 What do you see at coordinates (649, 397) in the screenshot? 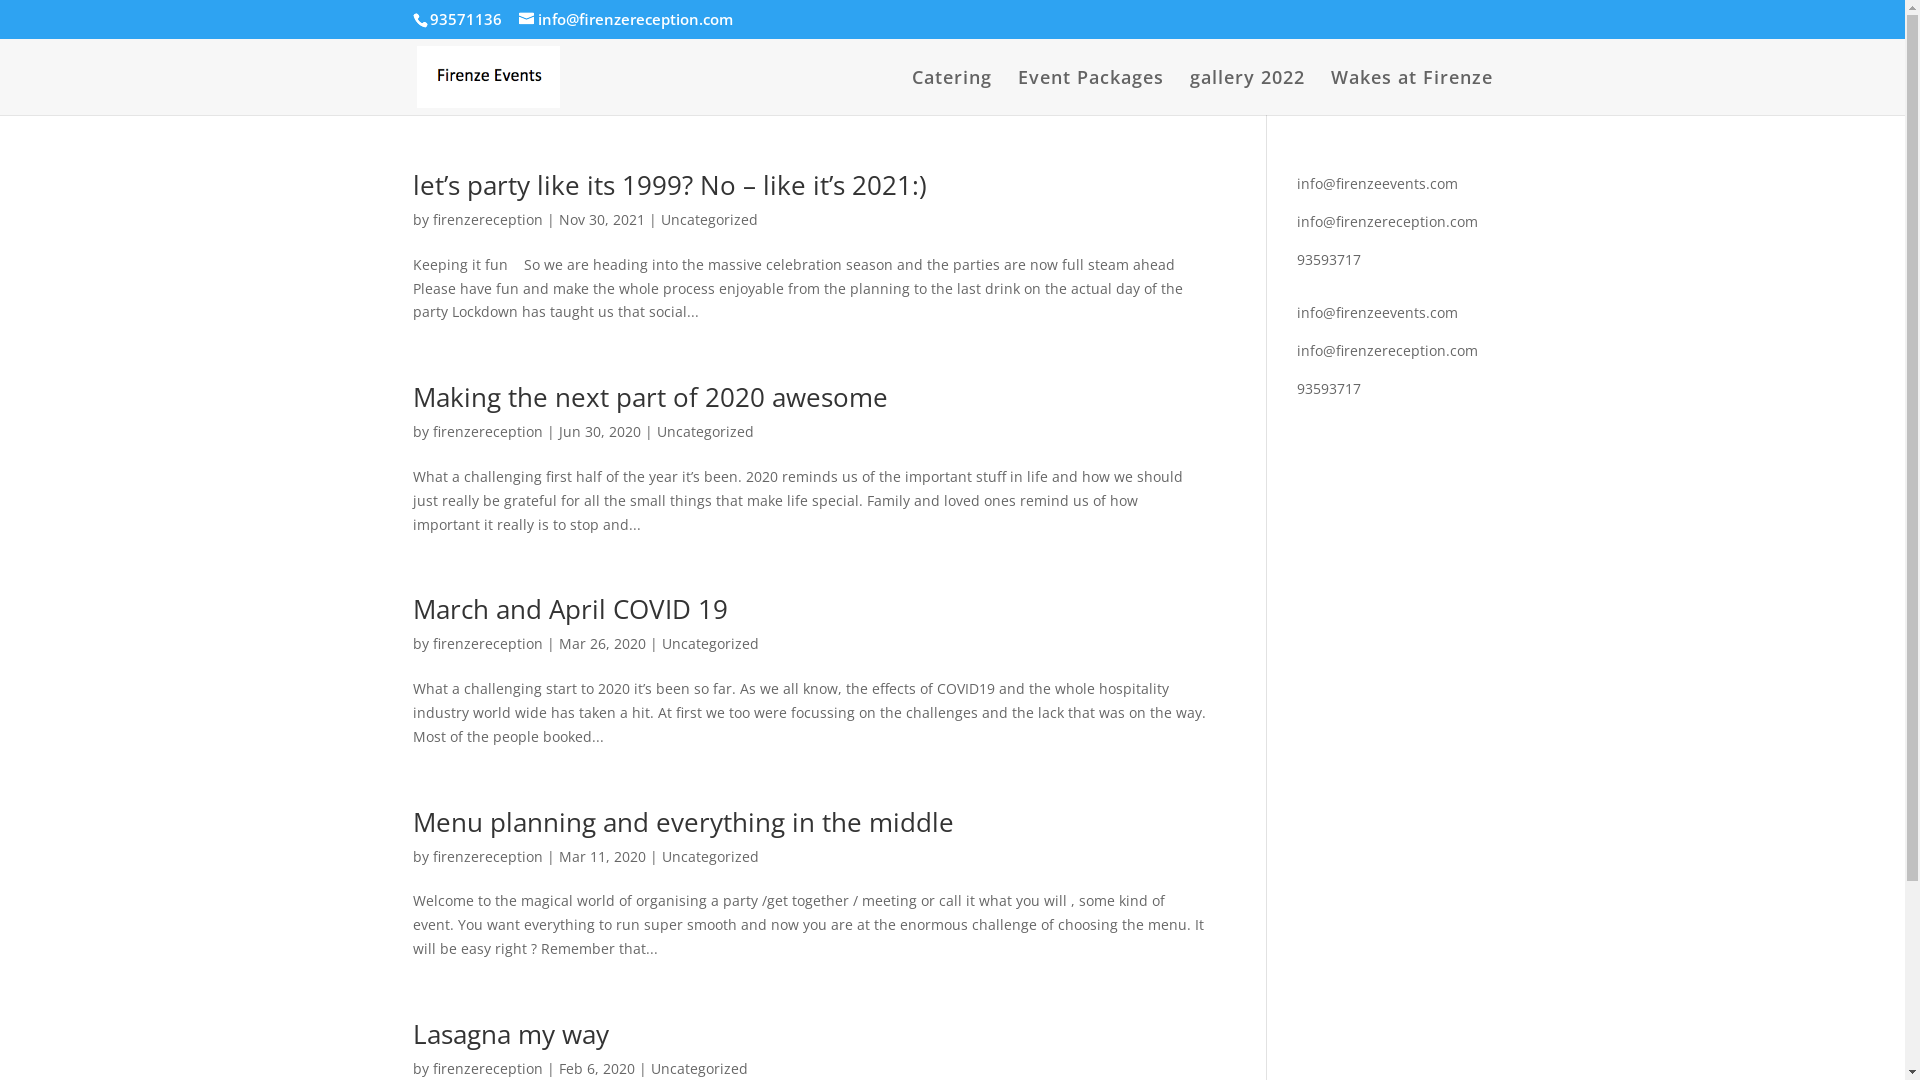
I see `'Making the next part of 2020 awesome'` at bounding box center [649, 397].